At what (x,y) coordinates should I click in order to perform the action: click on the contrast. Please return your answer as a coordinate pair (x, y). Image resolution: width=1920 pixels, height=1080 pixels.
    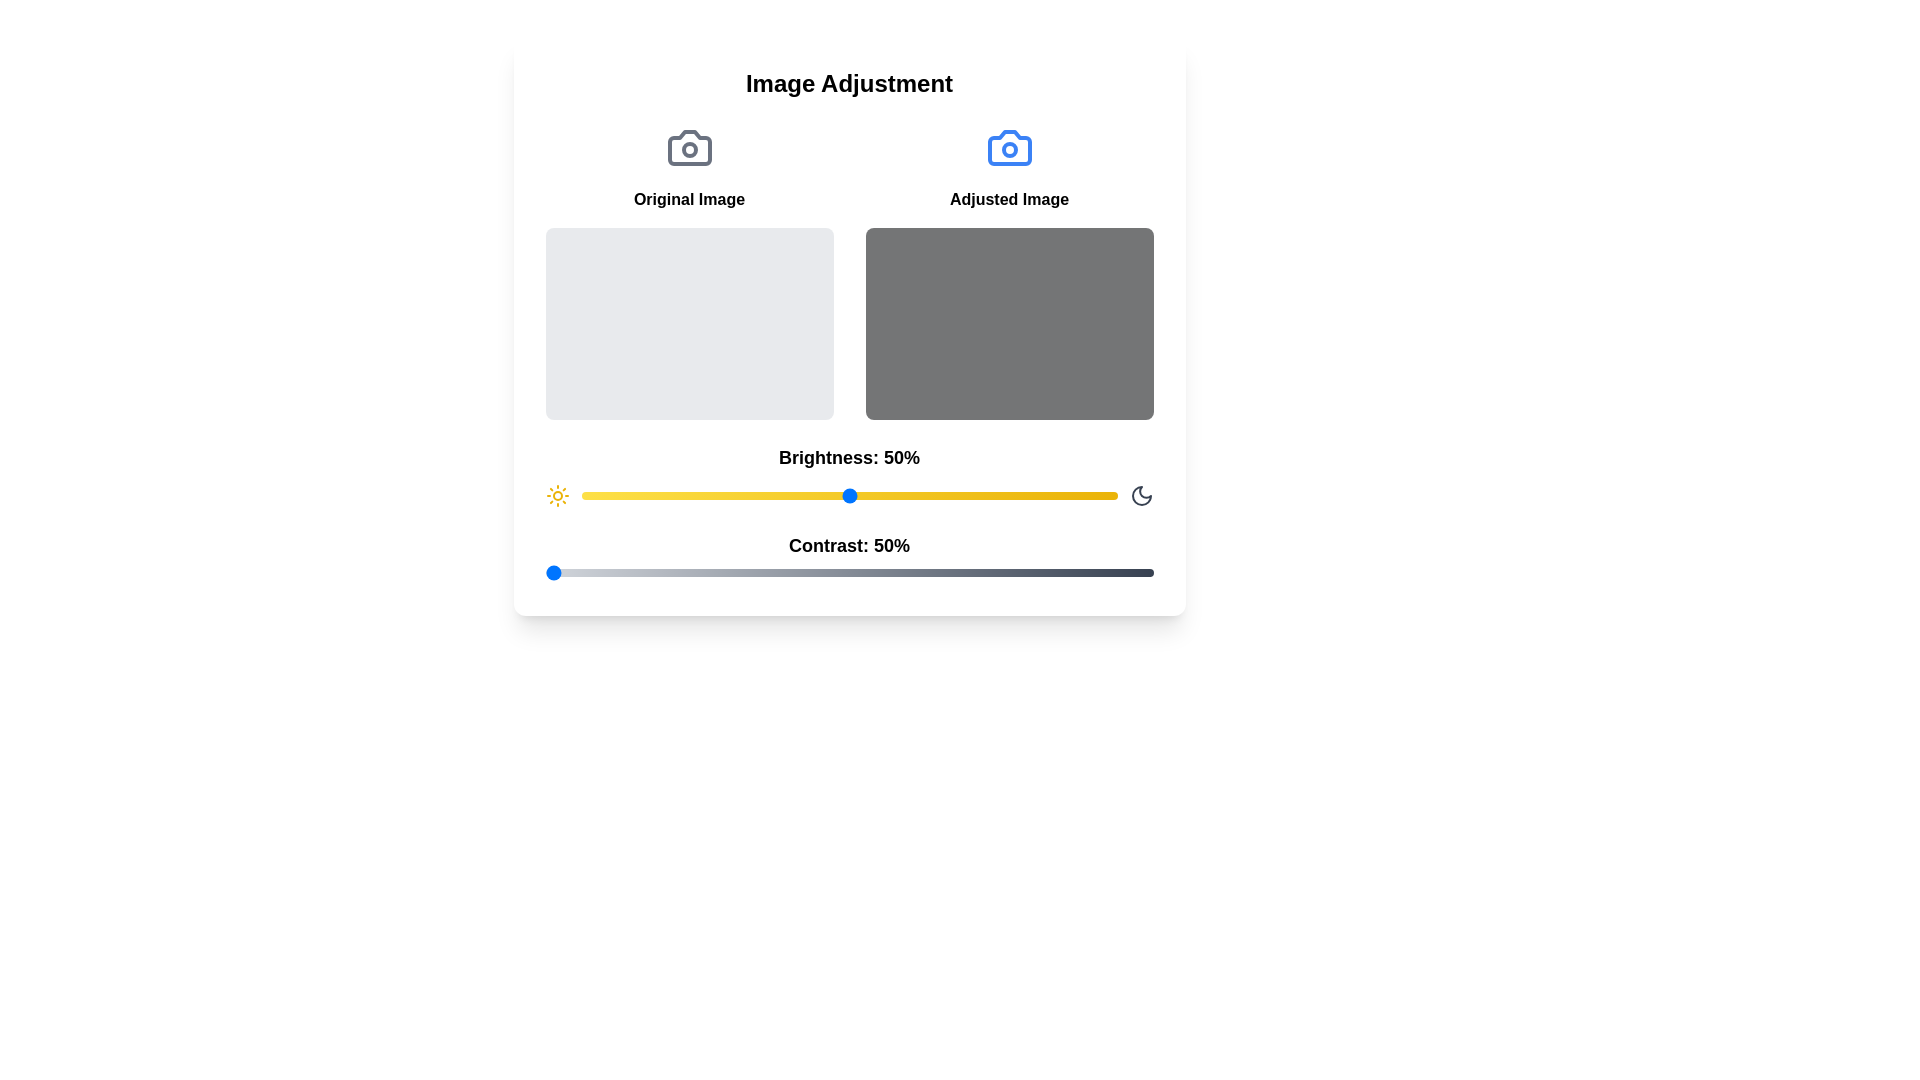
    Looking at the image, I should click on (751, 573).